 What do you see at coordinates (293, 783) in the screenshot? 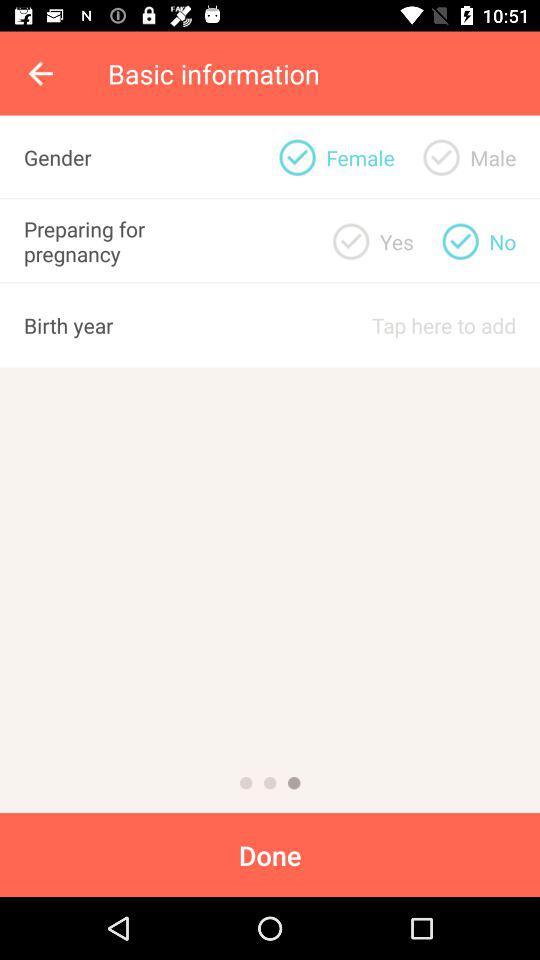
I see `icon above done item` at bounding box center [293, 783].